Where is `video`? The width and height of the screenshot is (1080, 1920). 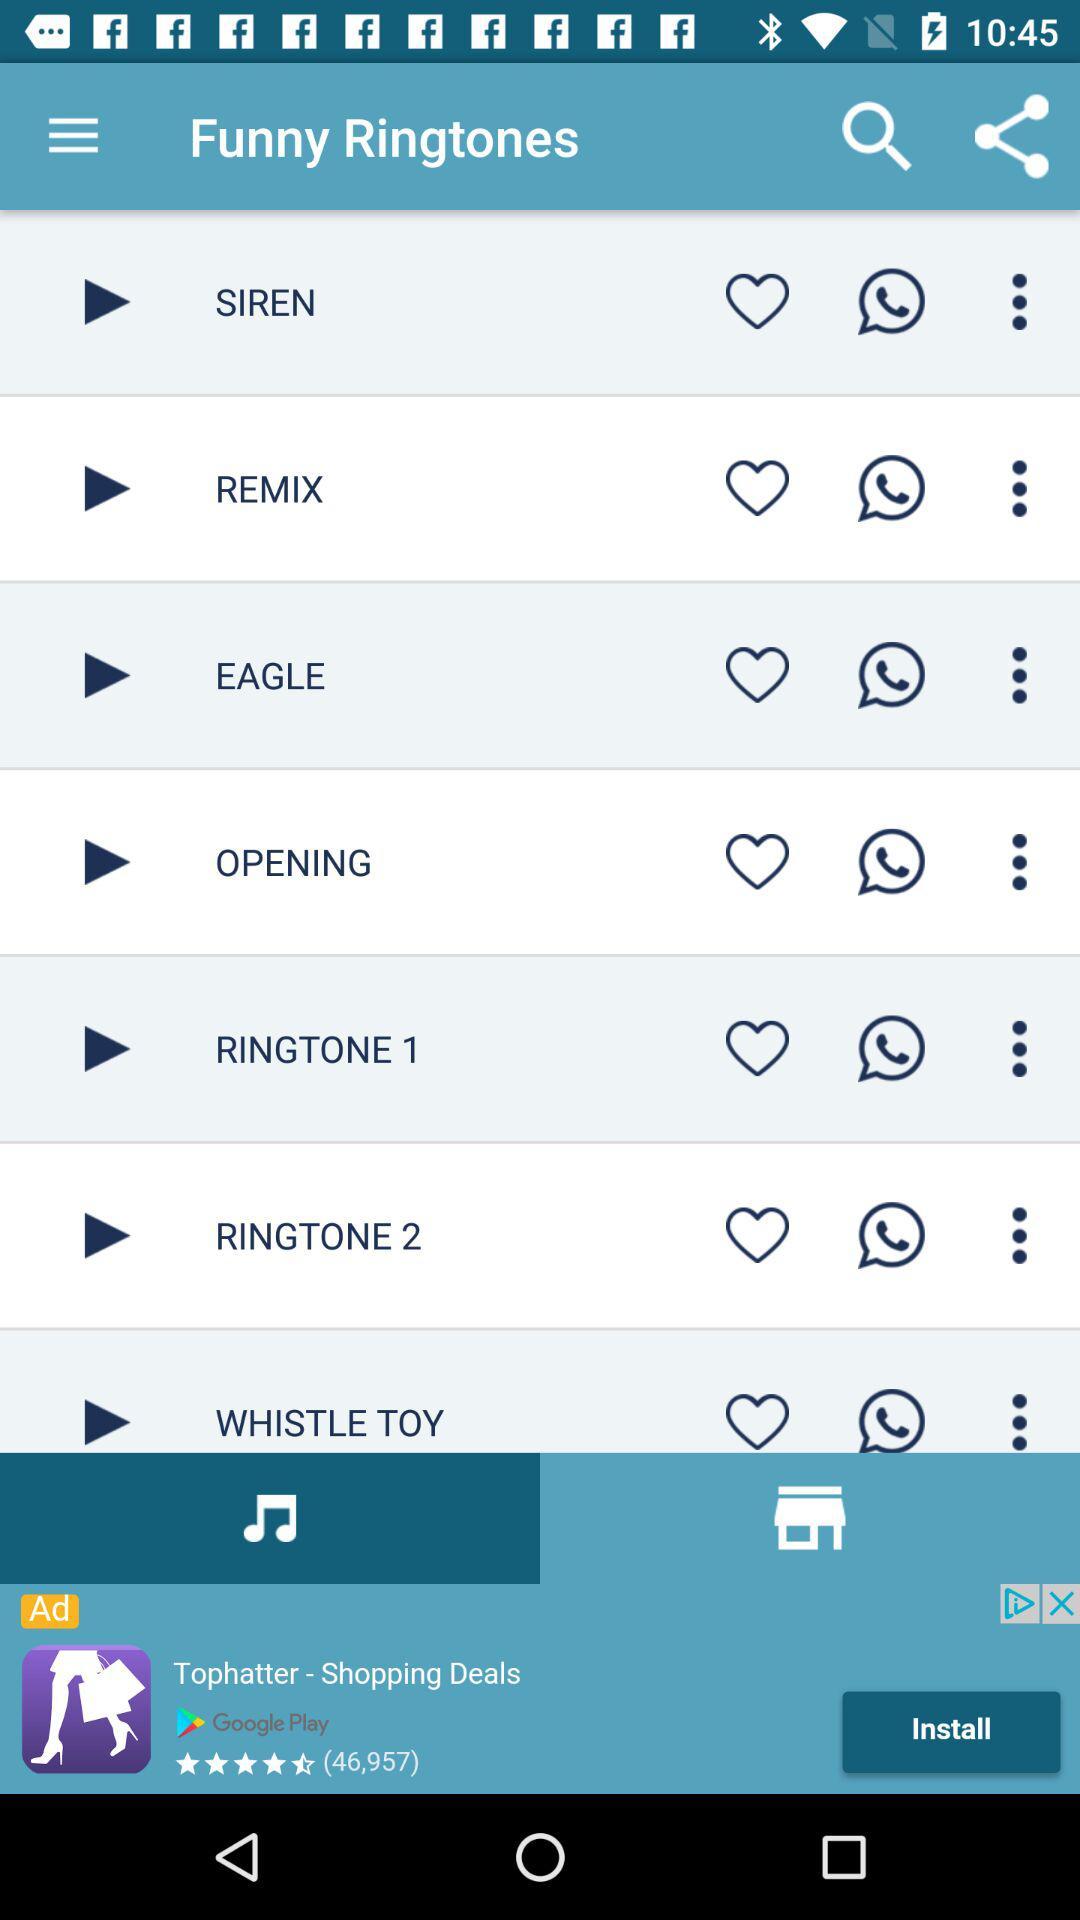 video is located at coordinates (107, 1047).